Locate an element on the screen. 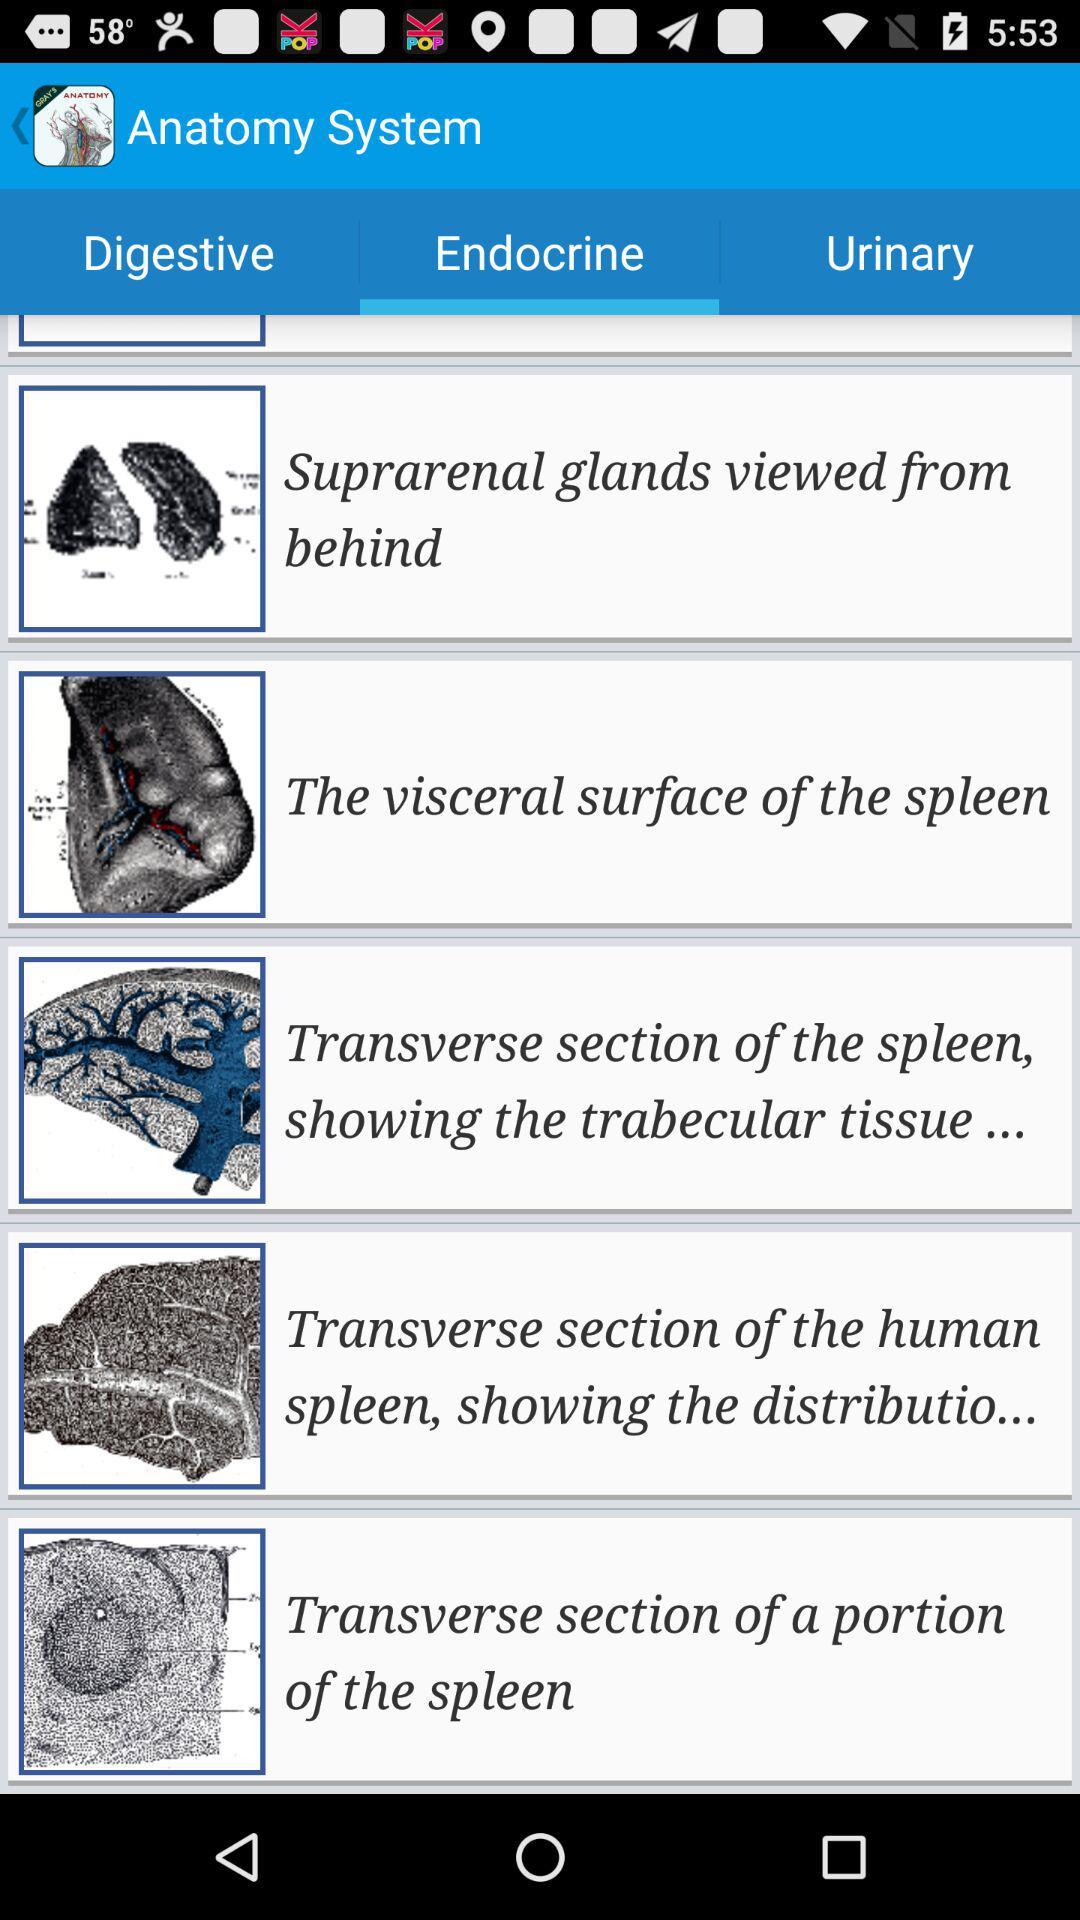 Image resolution: width=1080 pixels, height=1920 pixels. the the visceral surface item is located at coordinates (667, 793).